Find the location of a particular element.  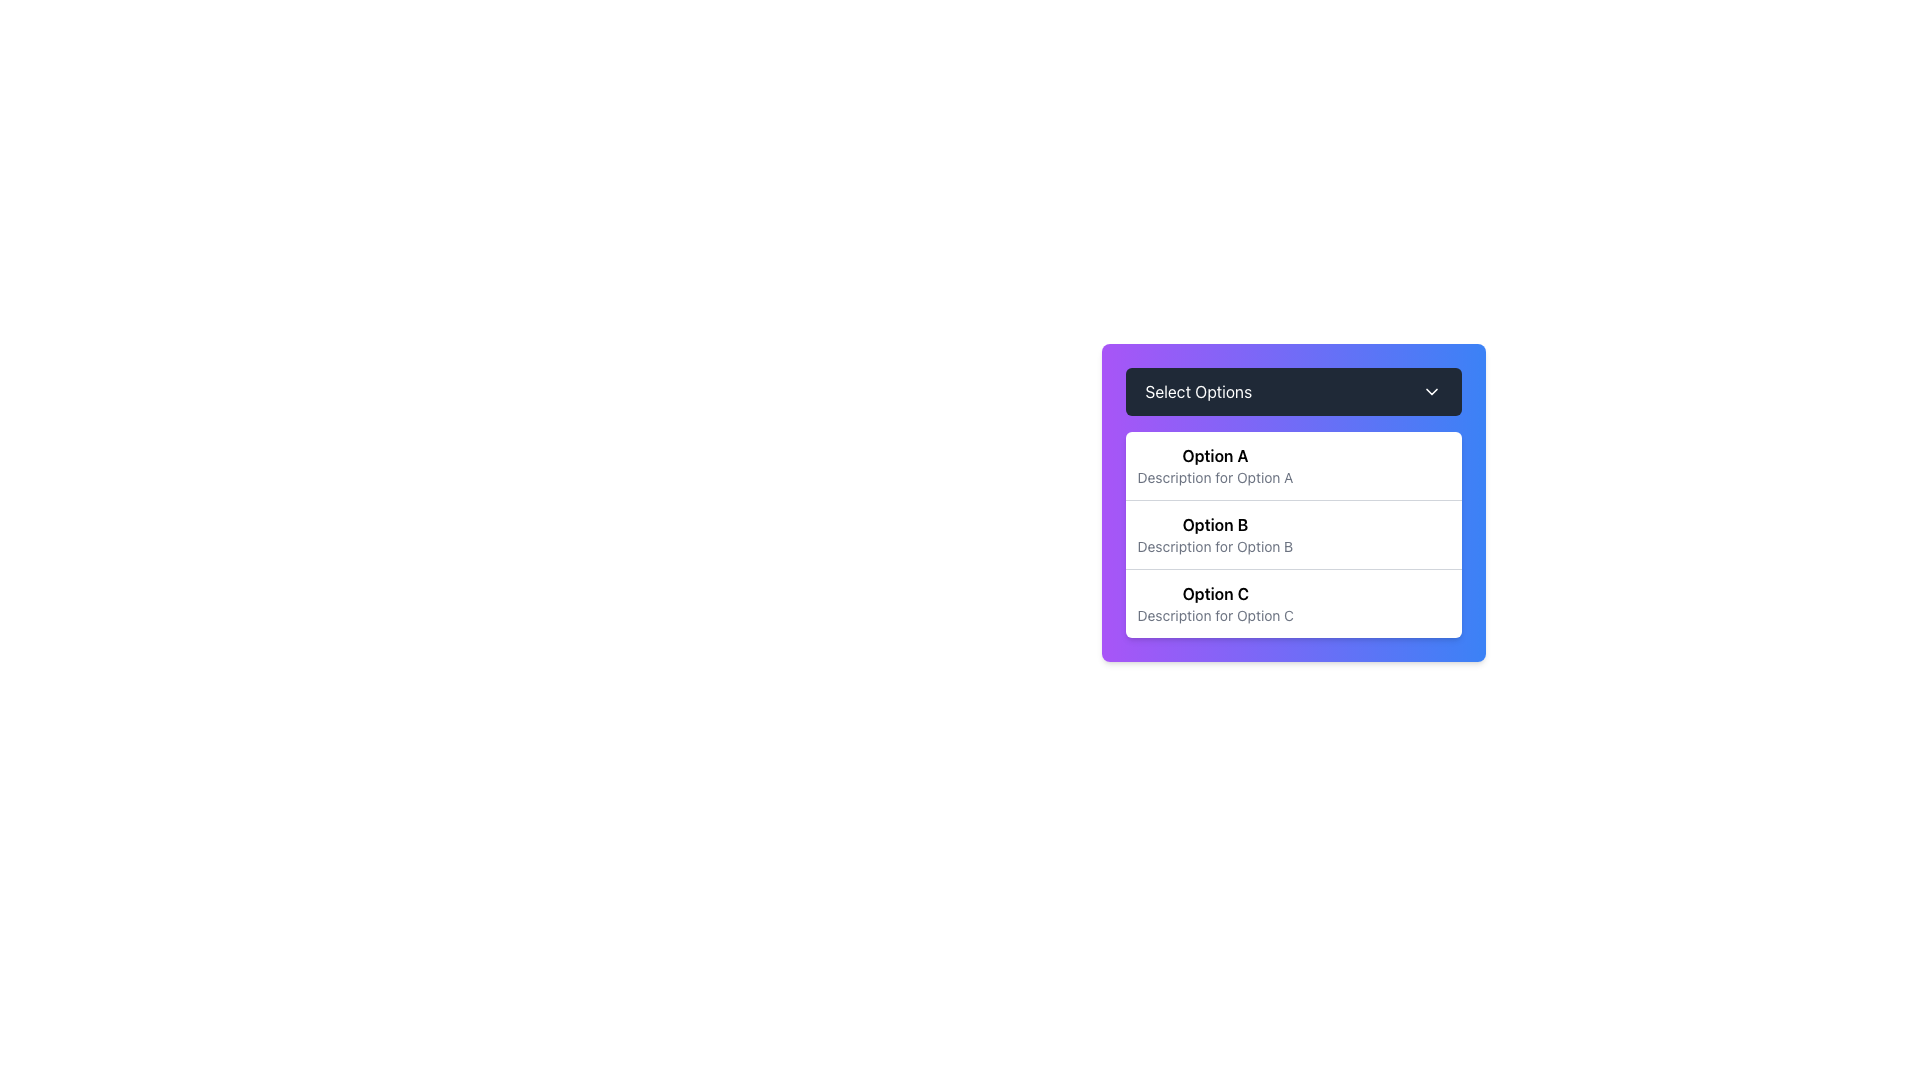

the text element reading 'Description for Option A', which is styled in lighter gray and located beneath 'Option A' in the 'Select Options' dropdown menu is located at coordinates (1214, 478).